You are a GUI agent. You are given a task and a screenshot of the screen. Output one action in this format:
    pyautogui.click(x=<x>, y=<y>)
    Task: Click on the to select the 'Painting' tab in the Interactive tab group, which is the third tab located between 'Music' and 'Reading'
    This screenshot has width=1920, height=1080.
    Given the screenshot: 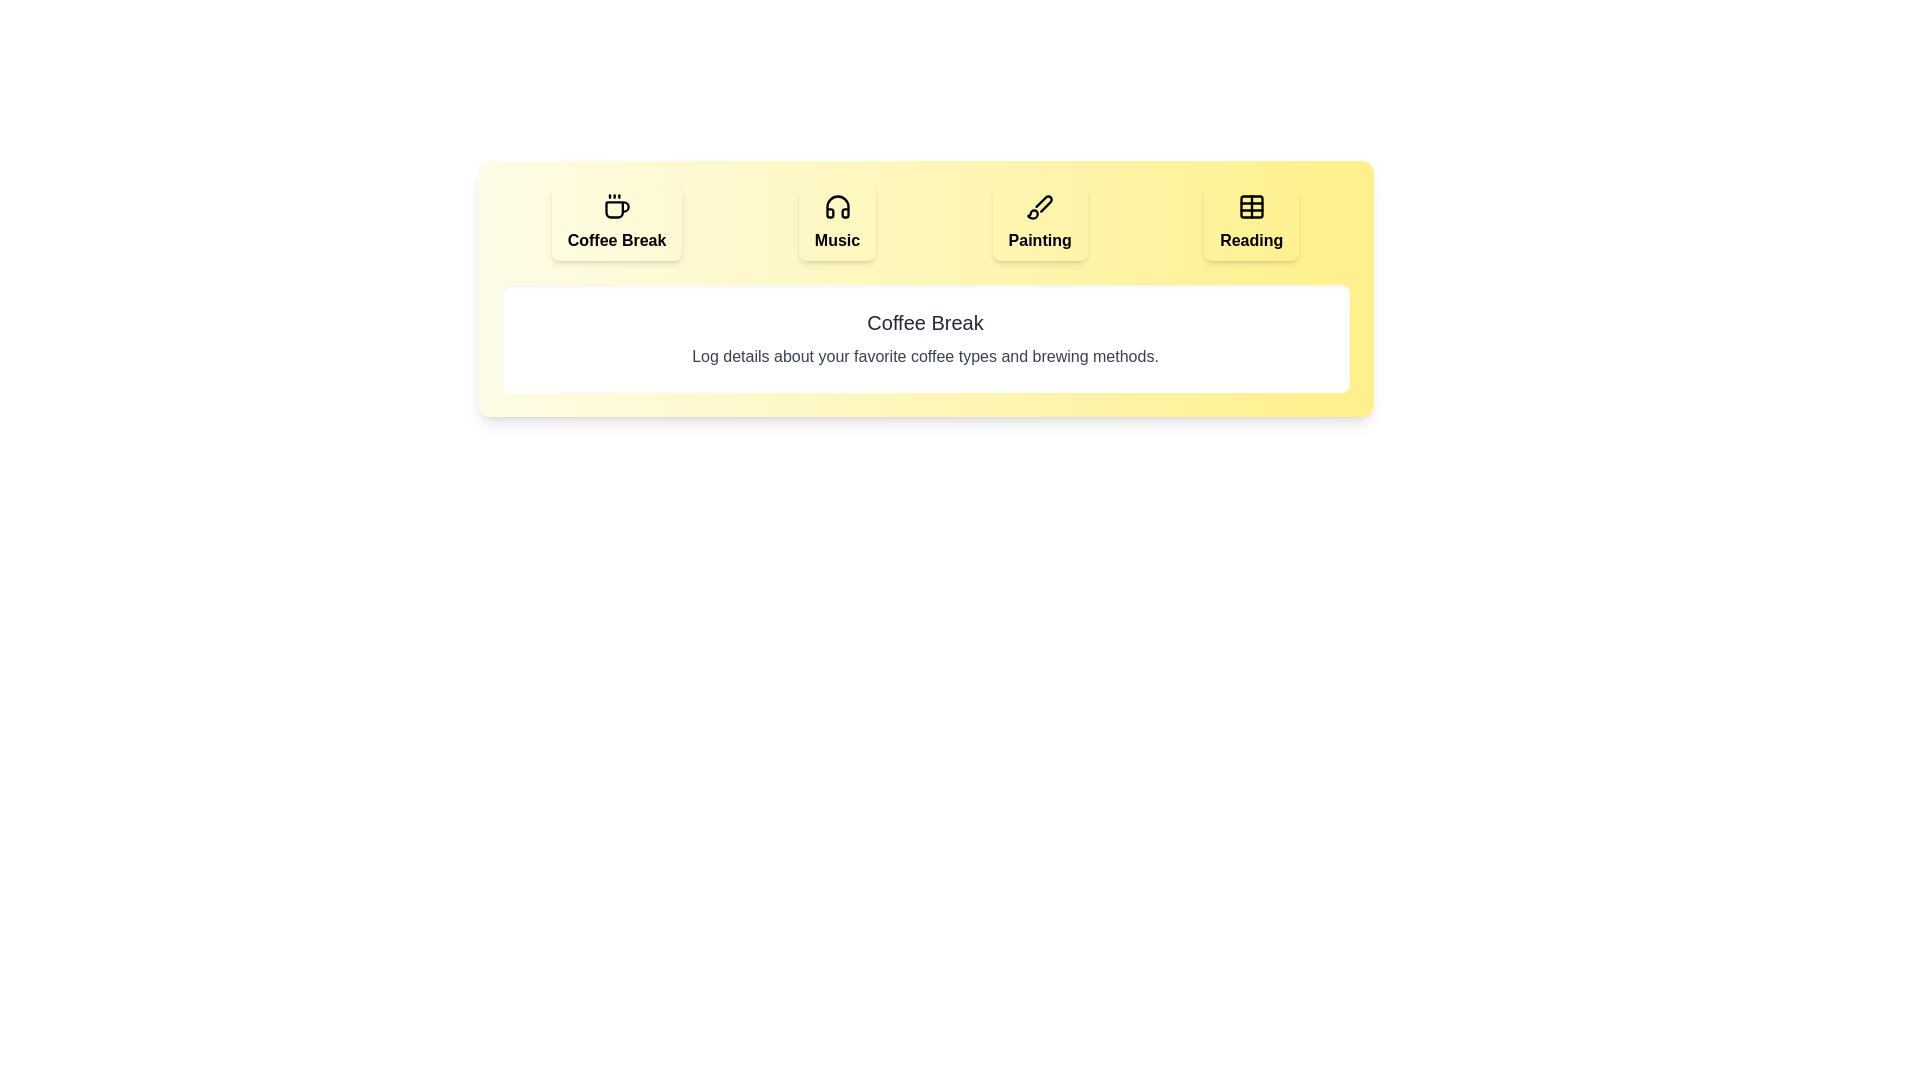 What is the action you would take?
    pyautogui.click(x=1040, y=223)
    